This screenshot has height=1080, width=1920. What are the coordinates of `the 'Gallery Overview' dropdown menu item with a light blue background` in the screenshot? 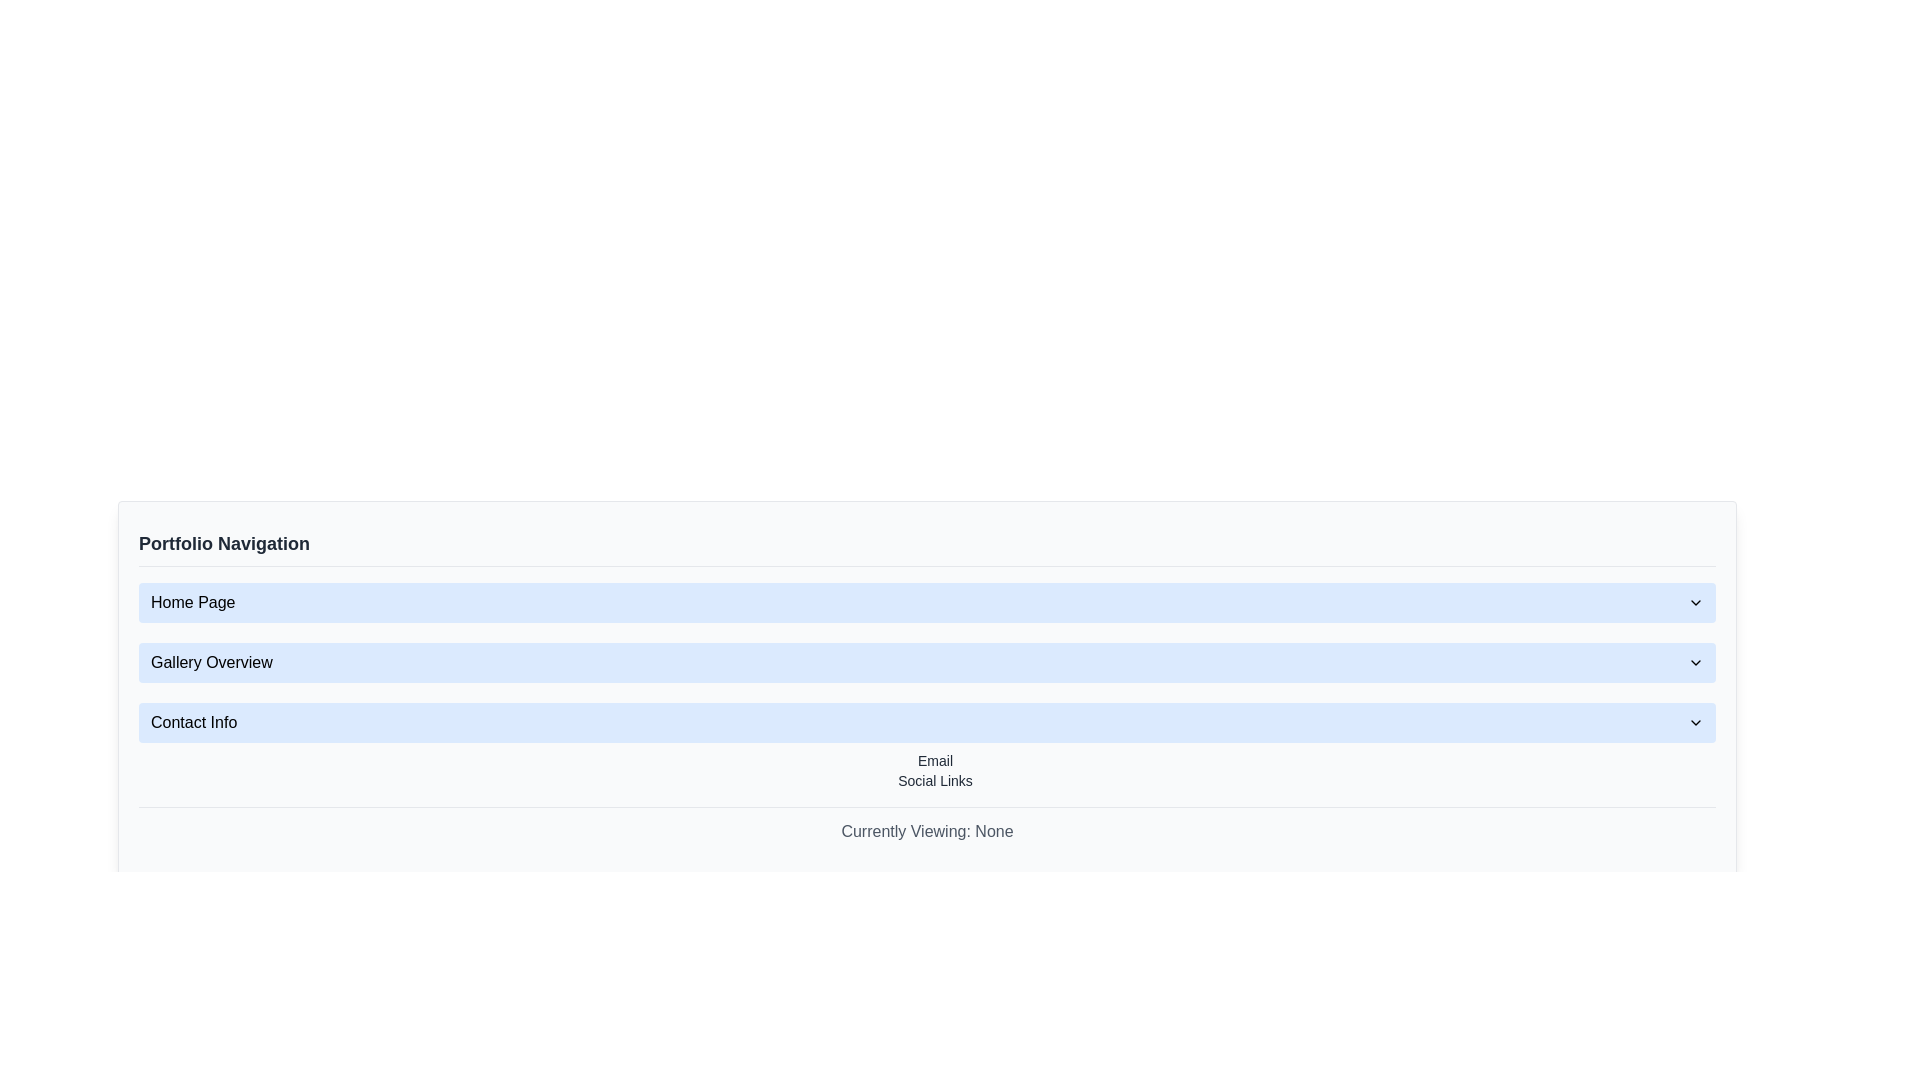 It's located at (926, 663).